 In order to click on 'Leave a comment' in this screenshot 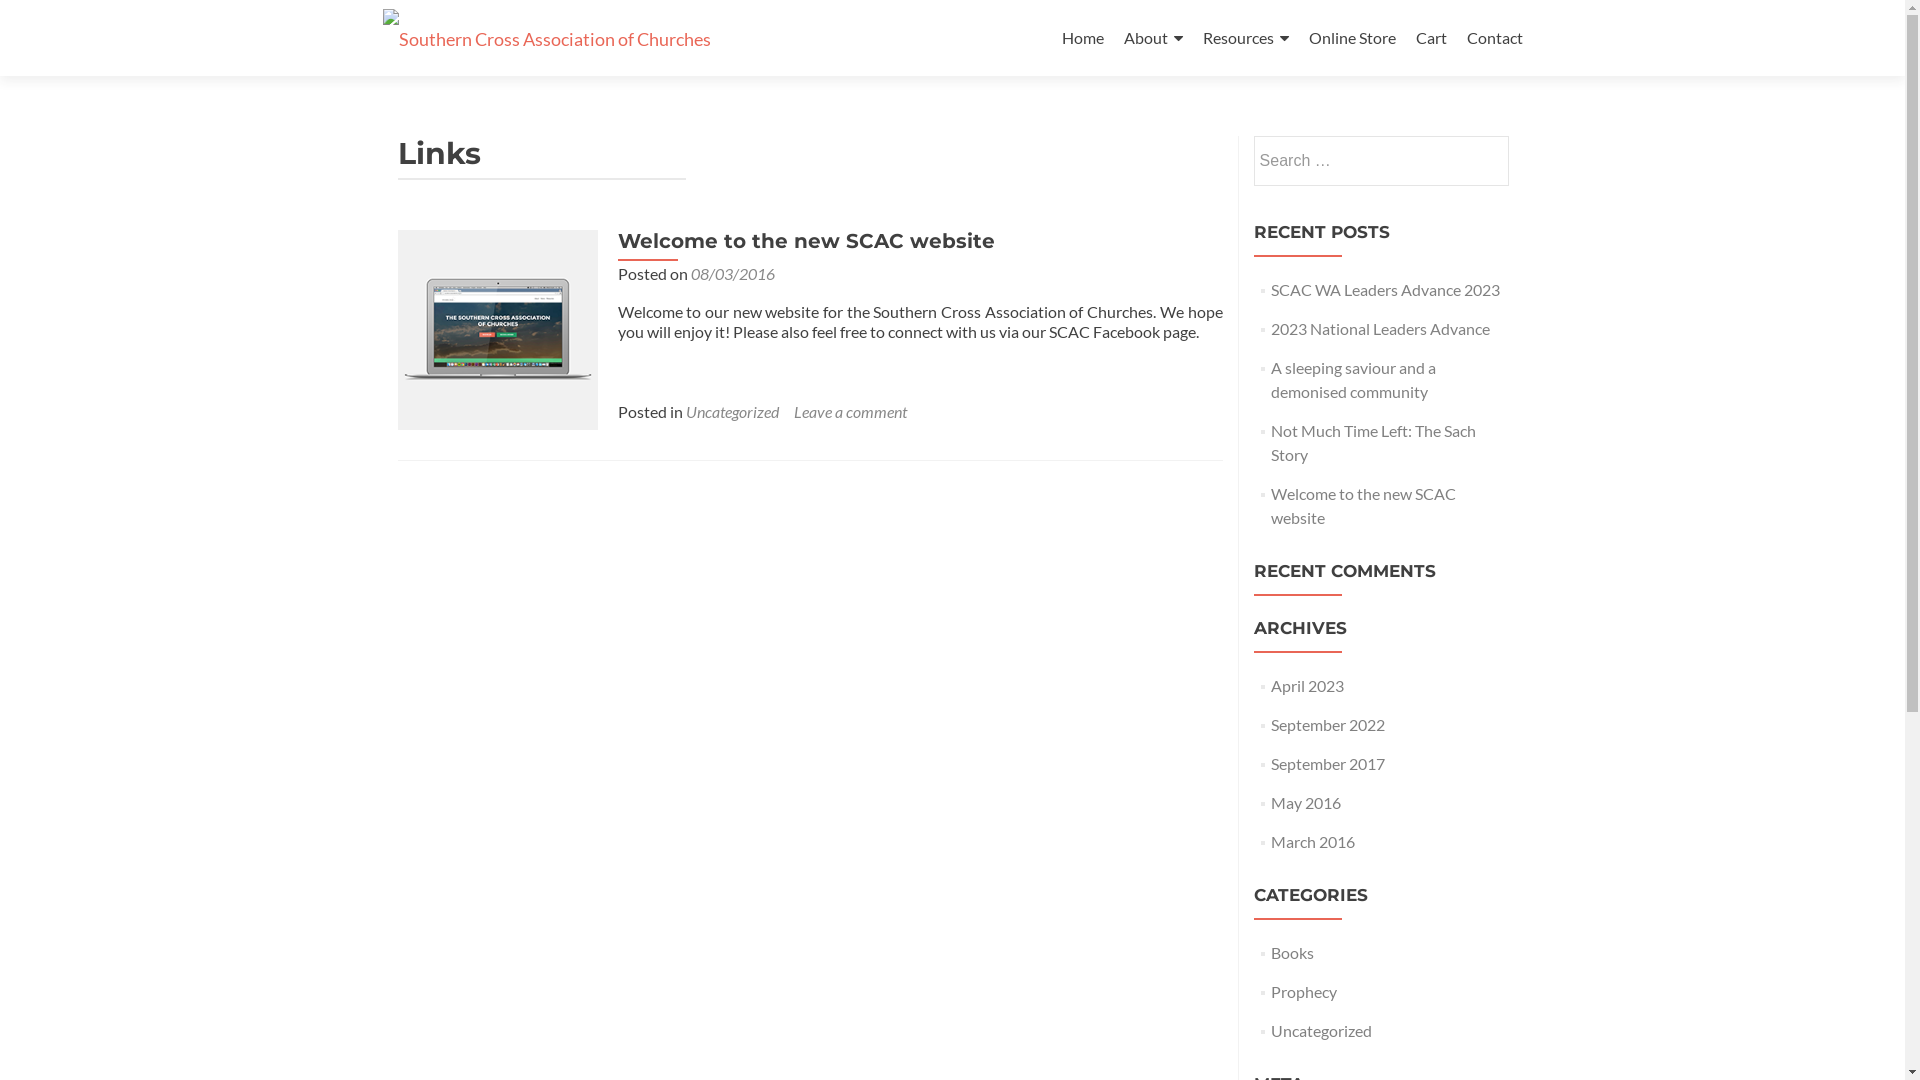, I will do `click(850, 410)`.